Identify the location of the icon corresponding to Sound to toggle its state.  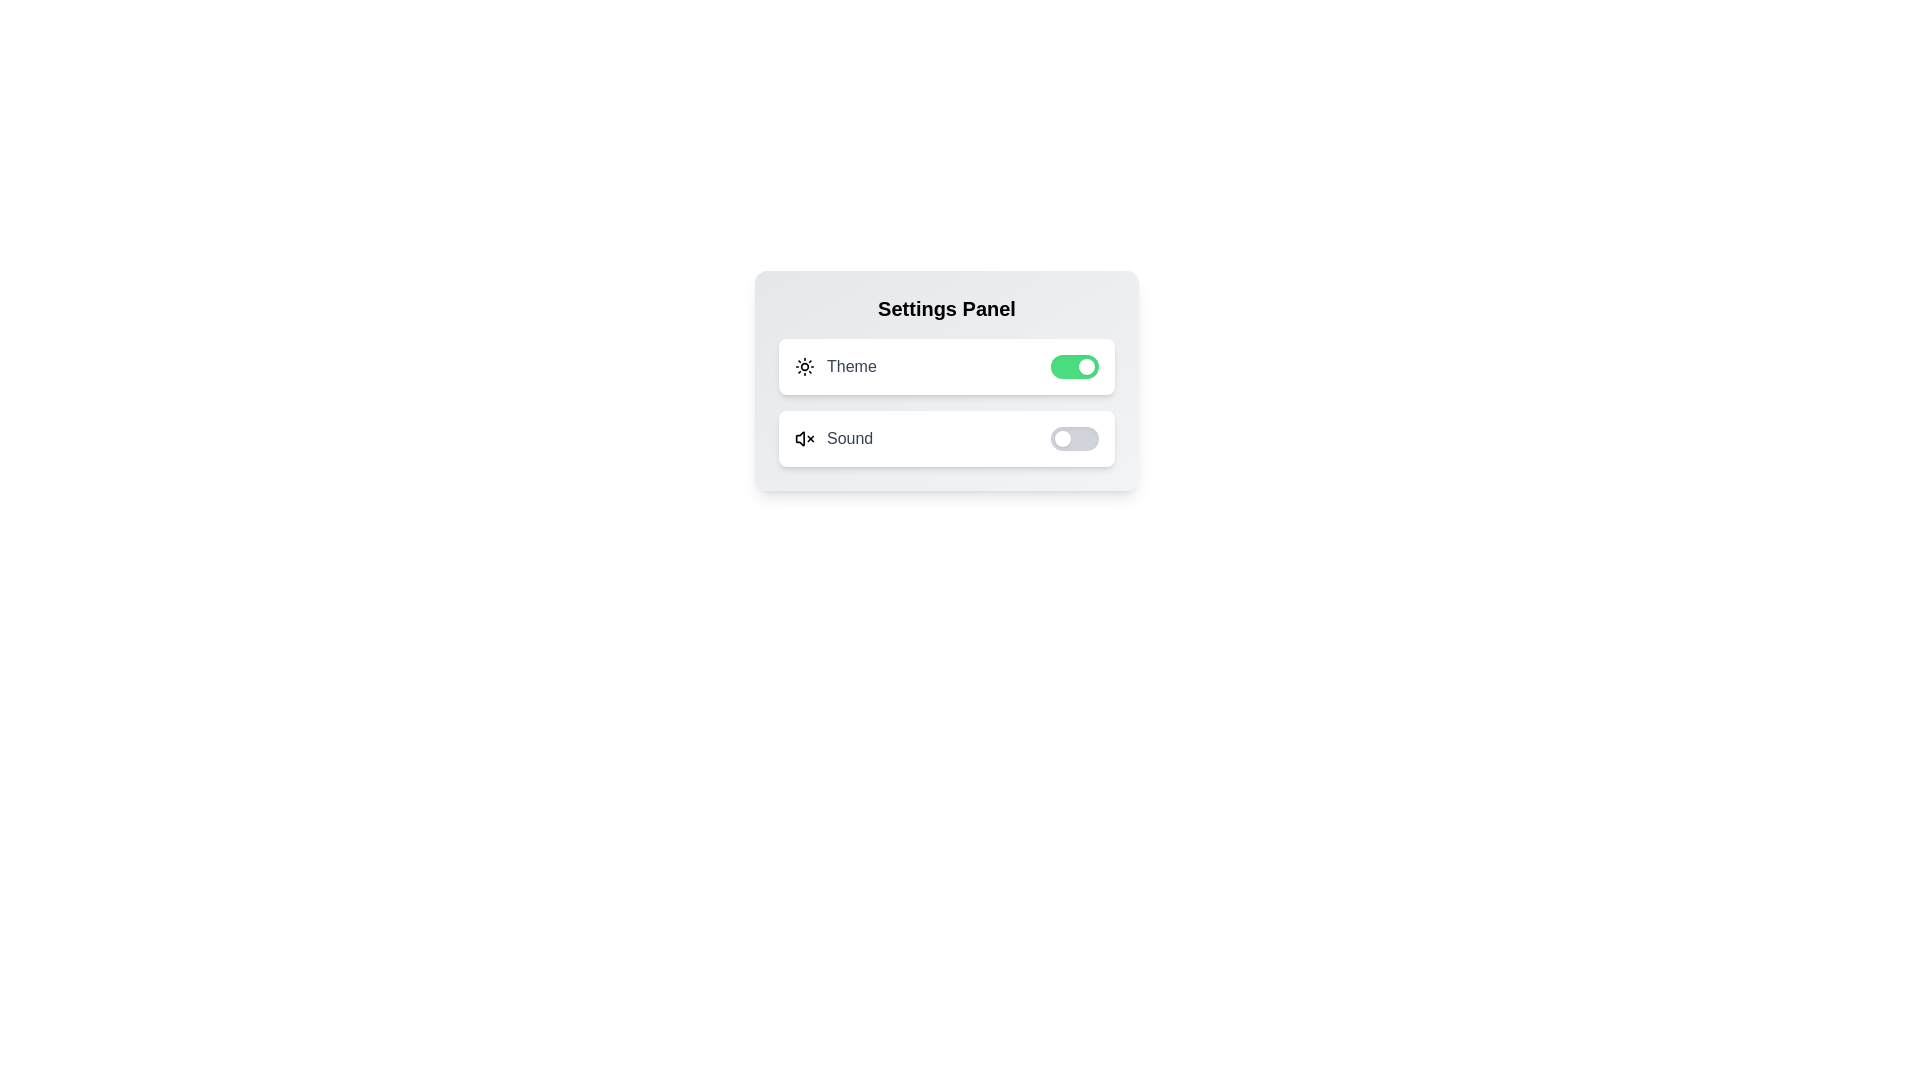
(805, 438).